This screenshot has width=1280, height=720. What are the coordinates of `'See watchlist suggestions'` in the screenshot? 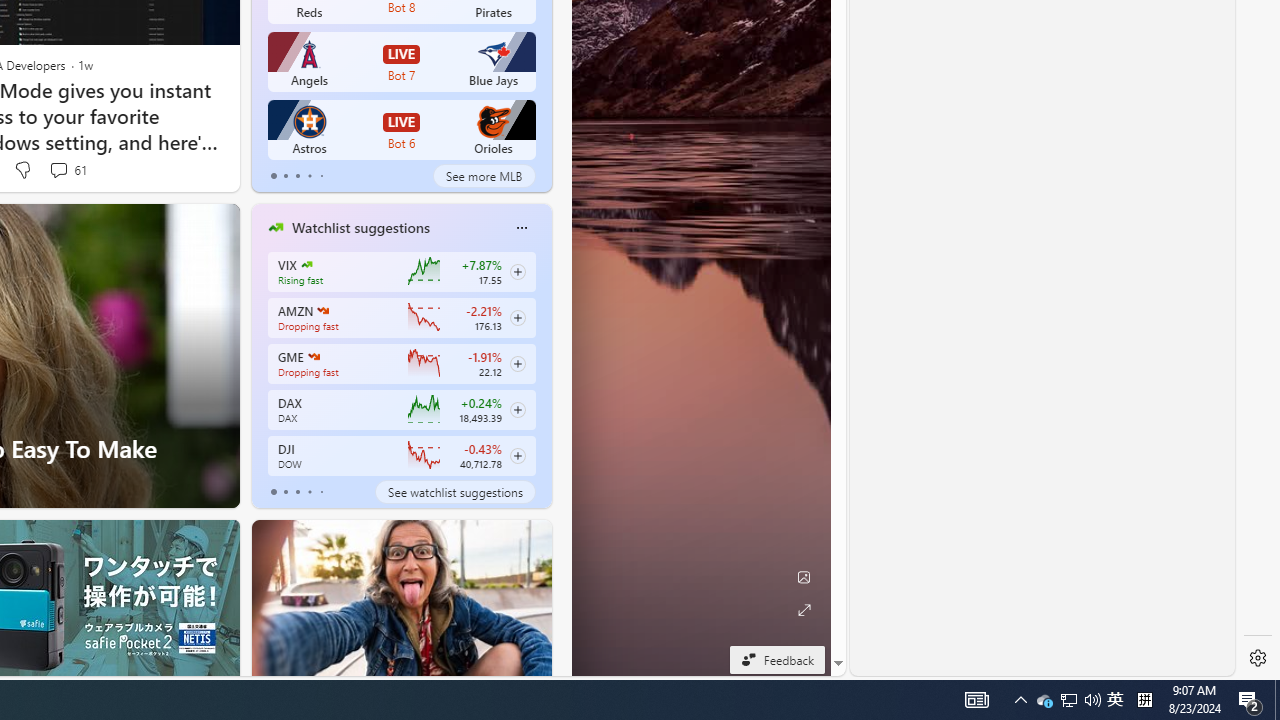 It's located at (454, 492).